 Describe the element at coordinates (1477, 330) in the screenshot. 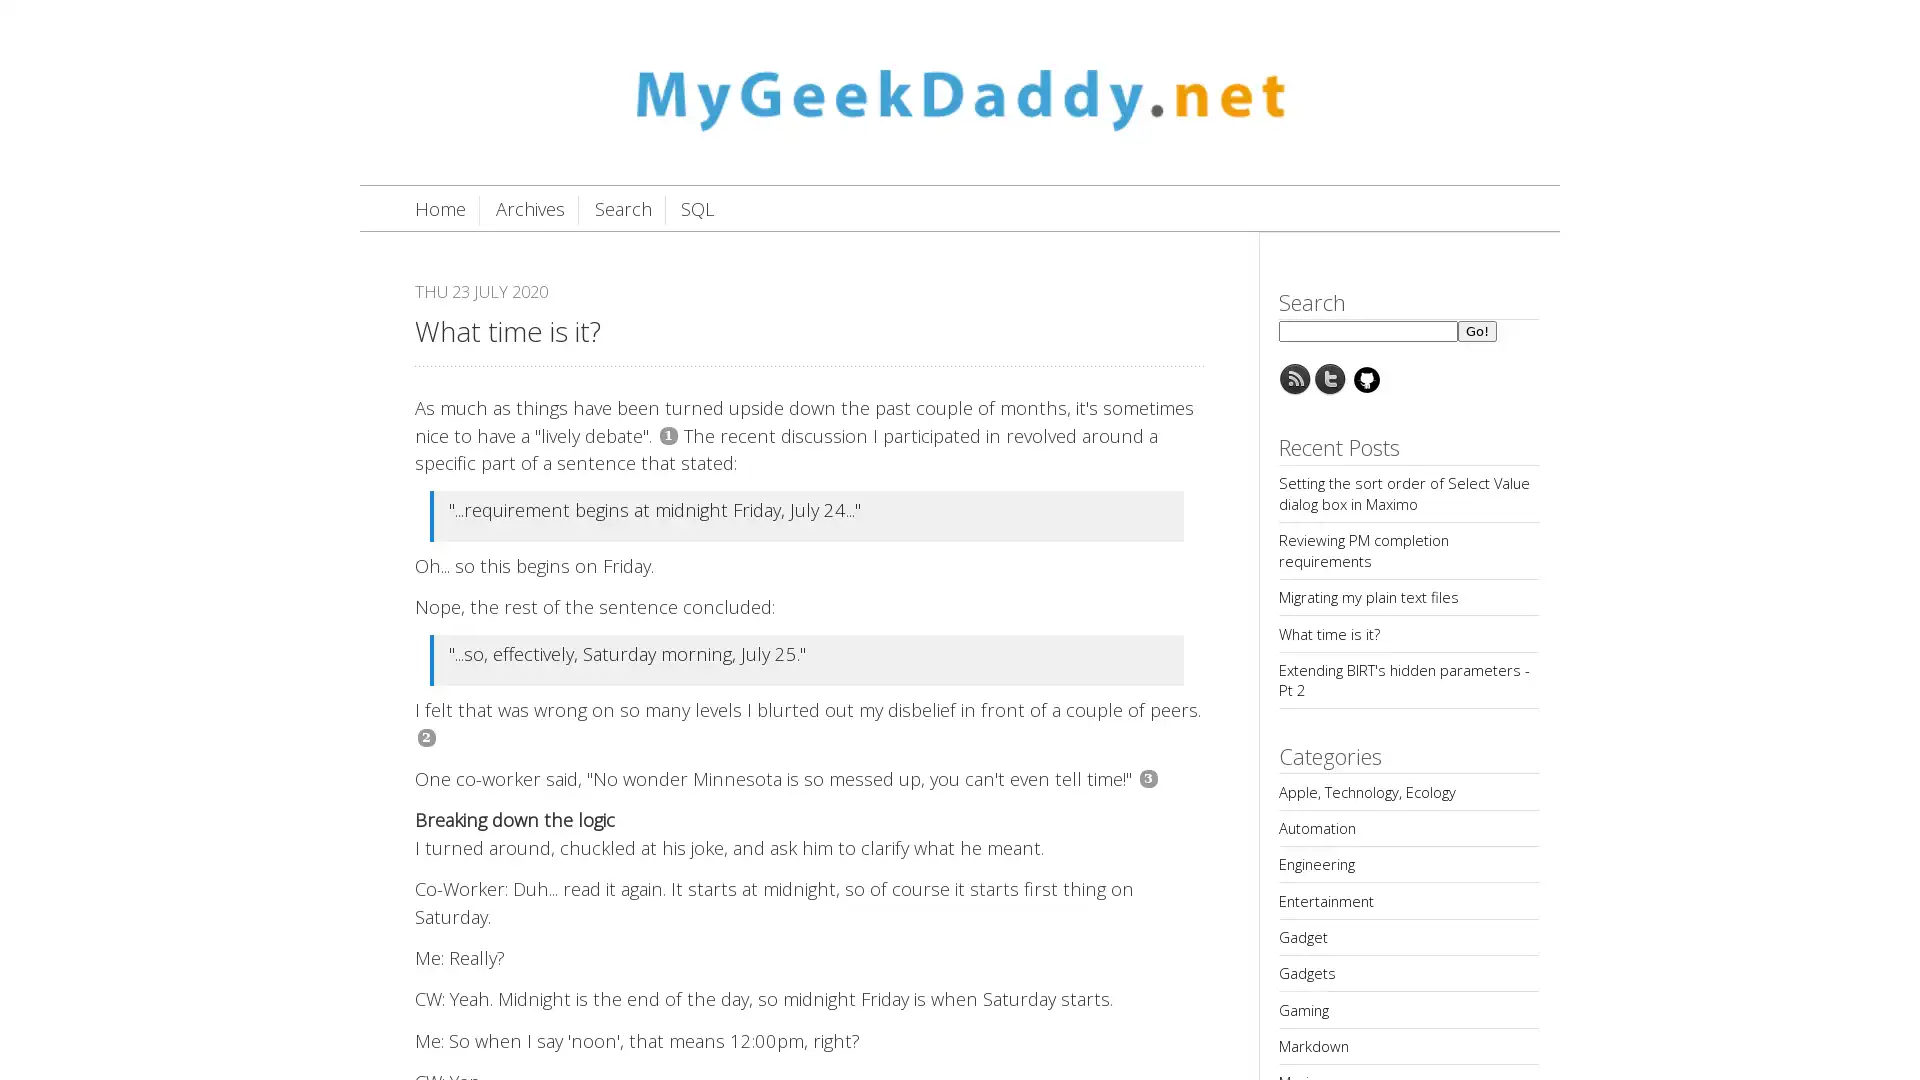

I see `Go!` at that location.